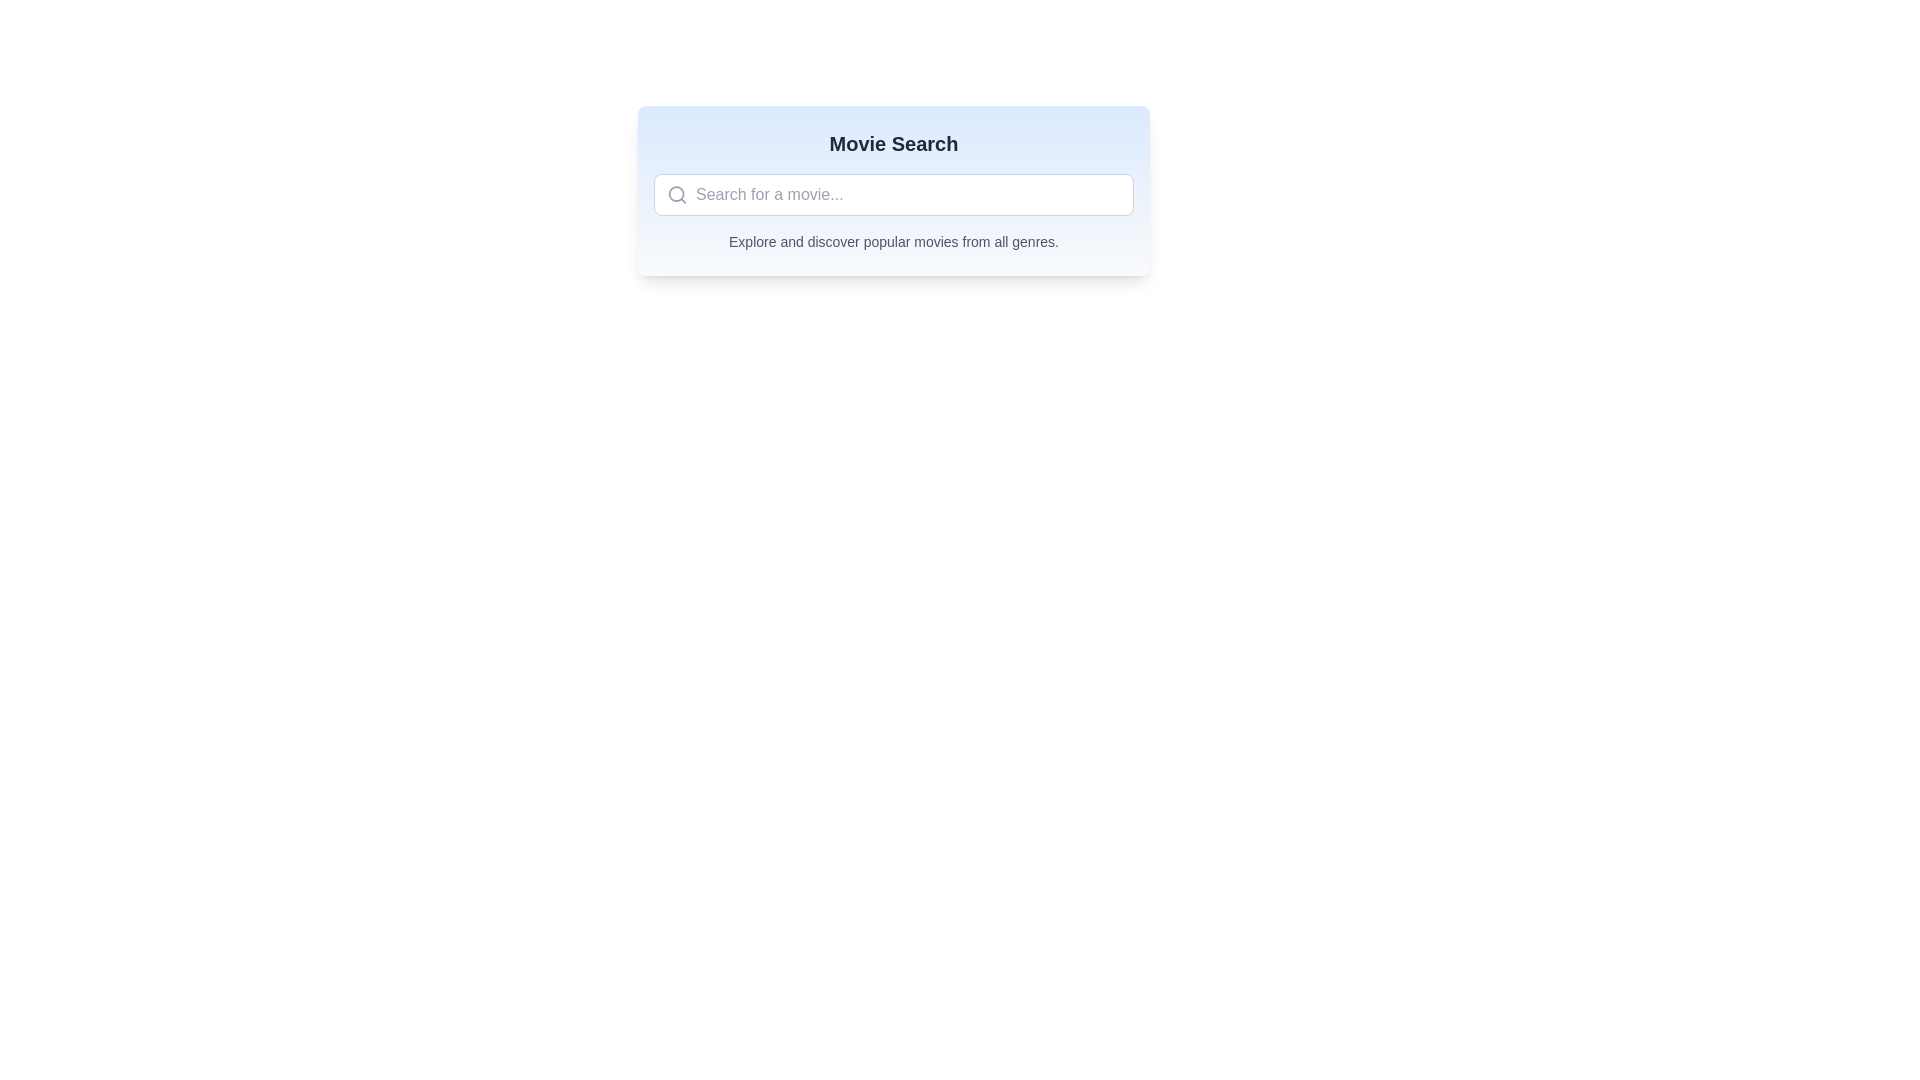 Image resolution: width=1920 pixels, height=1080 pixels. I want to click on the search icon located at the left edge of the search bar under the heading 'Movie Search', so click(677, 195).